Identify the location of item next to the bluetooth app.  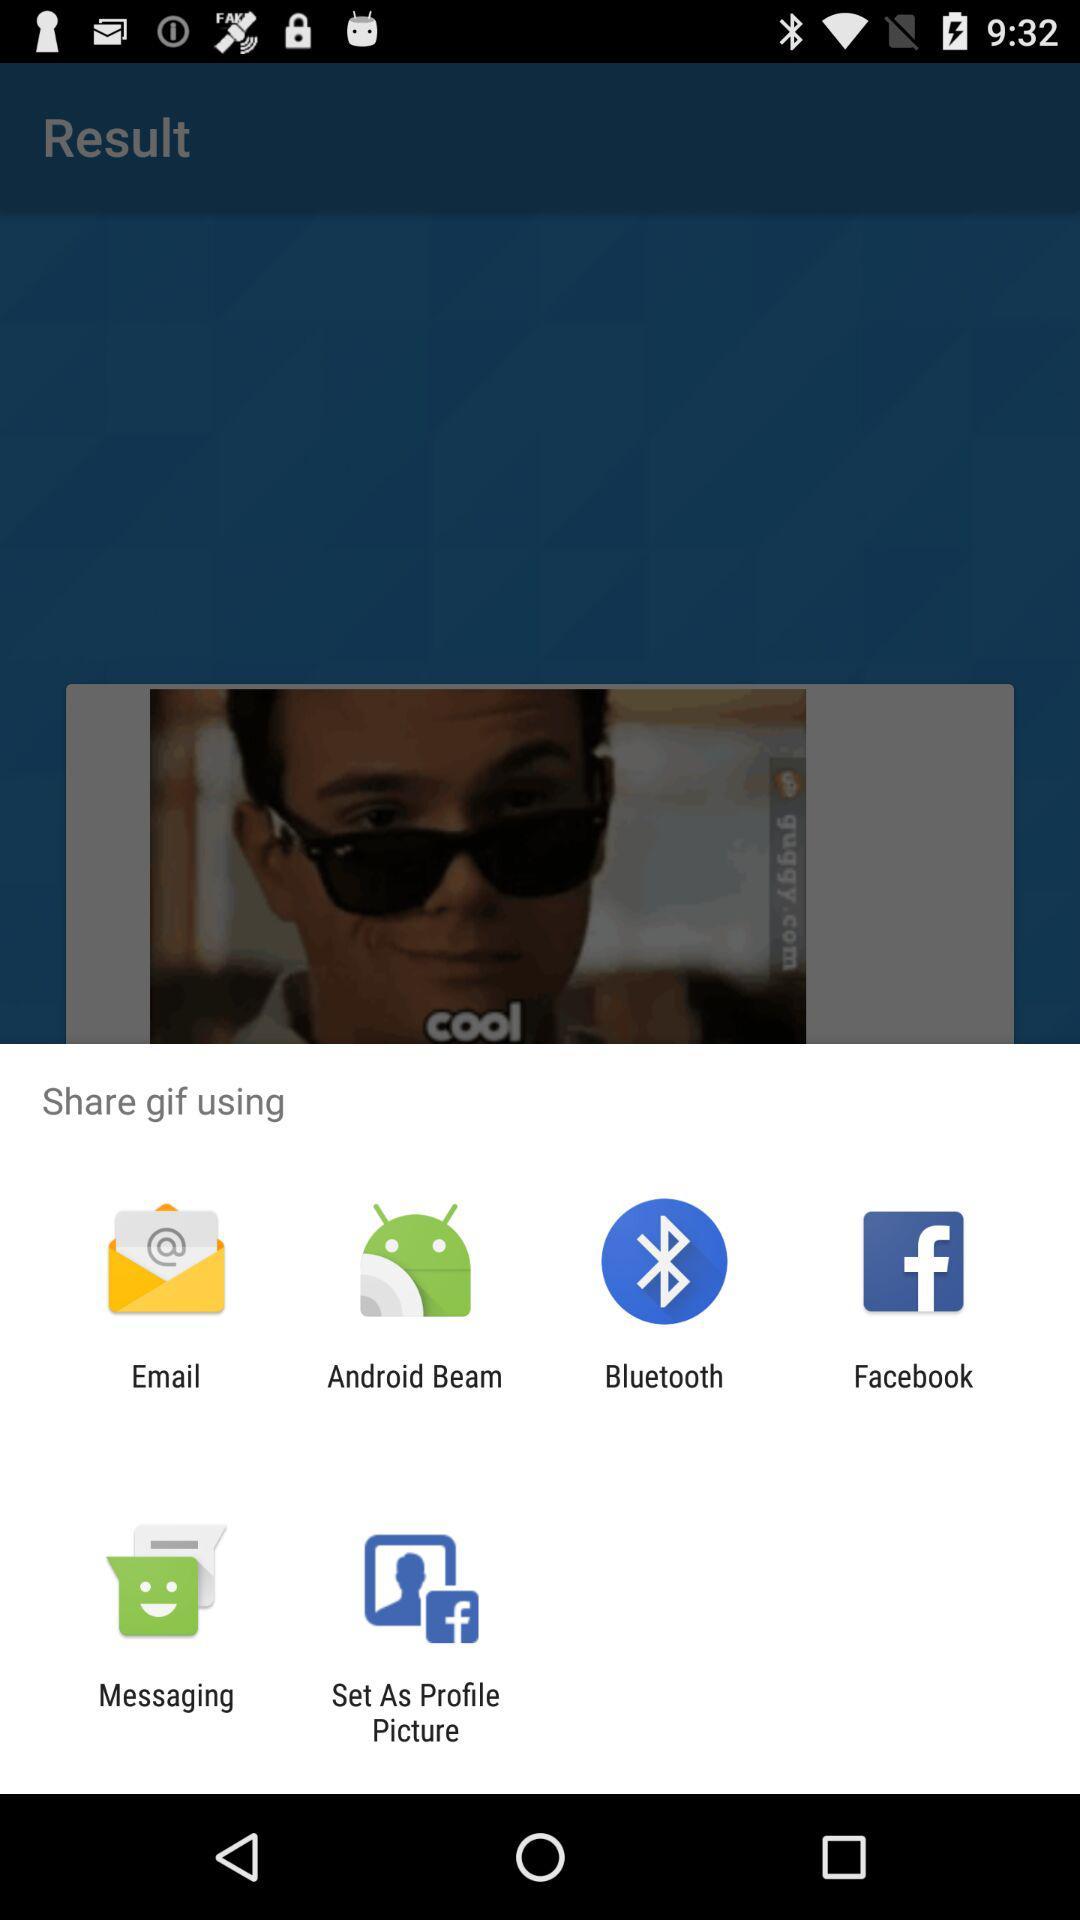
(414, 1392).